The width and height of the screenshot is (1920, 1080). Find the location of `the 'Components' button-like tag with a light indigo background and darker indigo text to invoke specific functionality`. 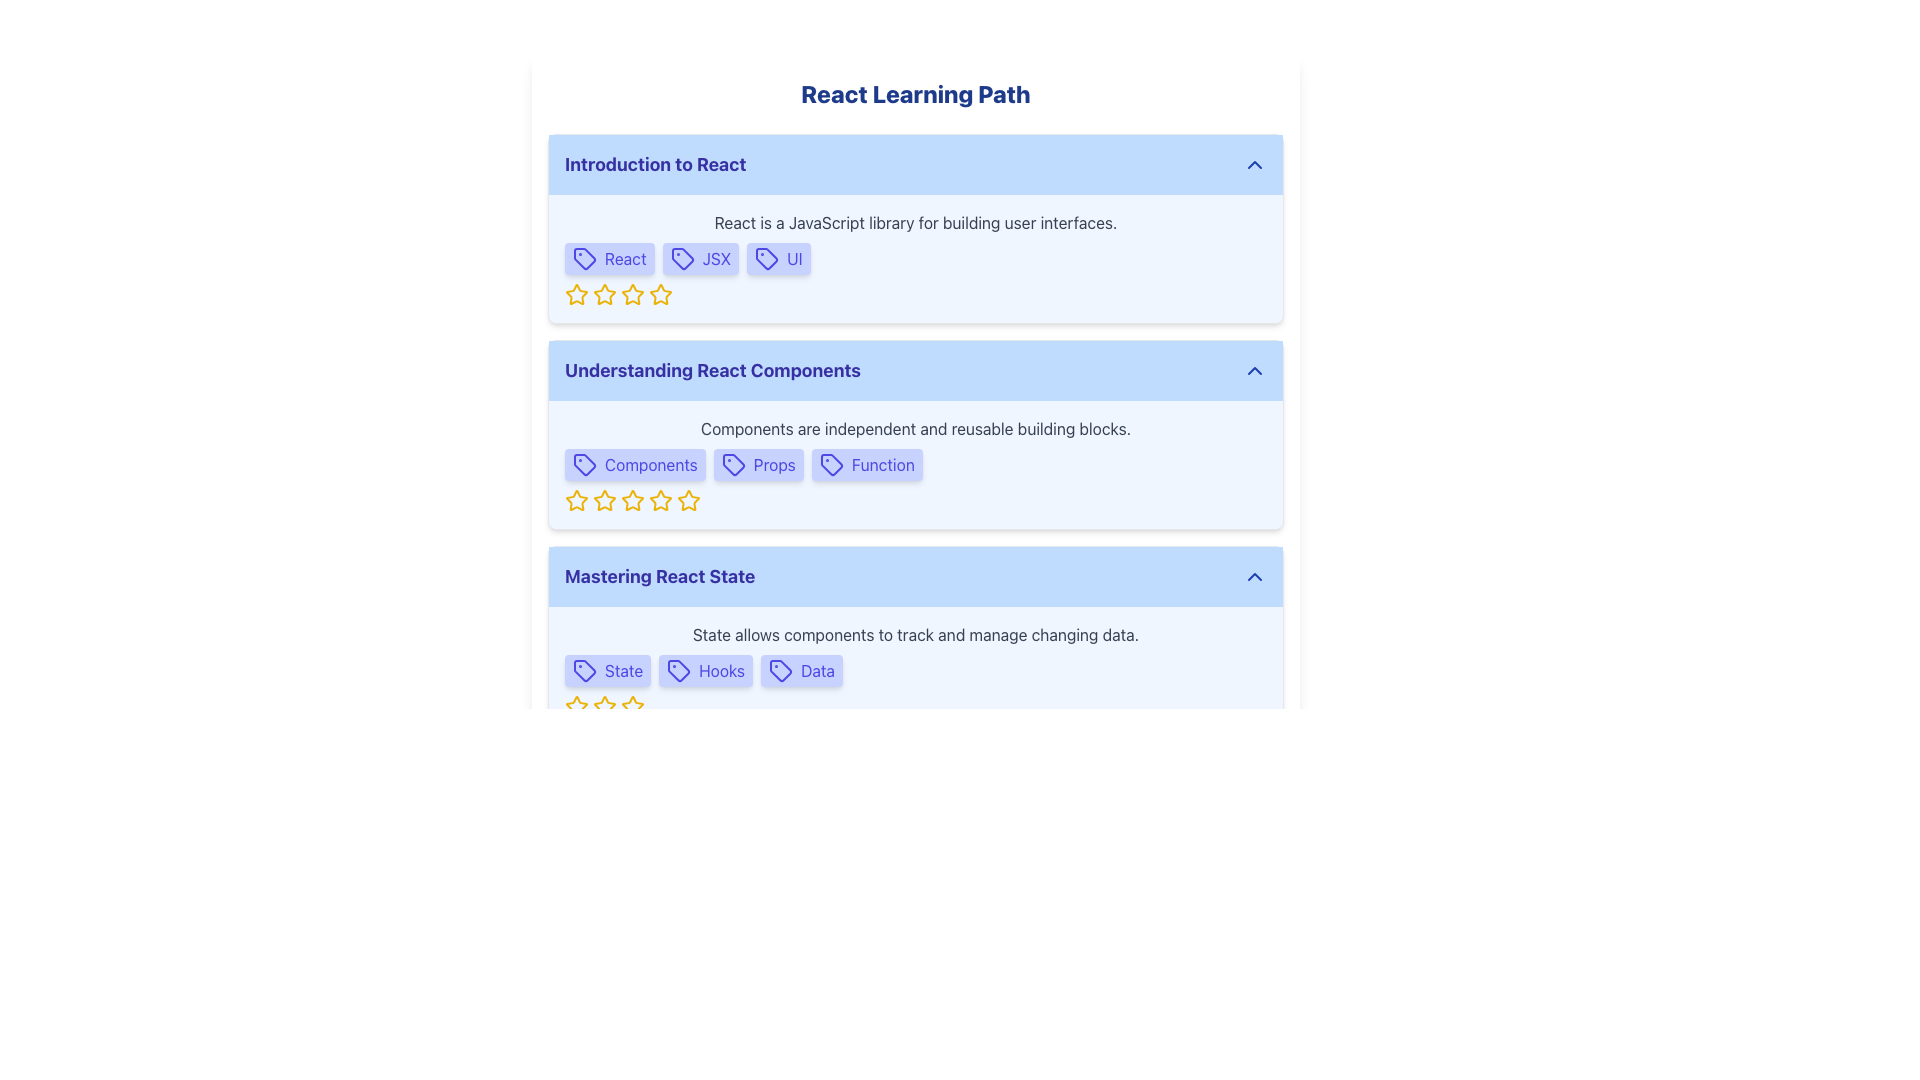

the 'Components' button-like tag with a light indigo background and darker indigo text to invoke specific functionality is located at coordinates (634, 465).